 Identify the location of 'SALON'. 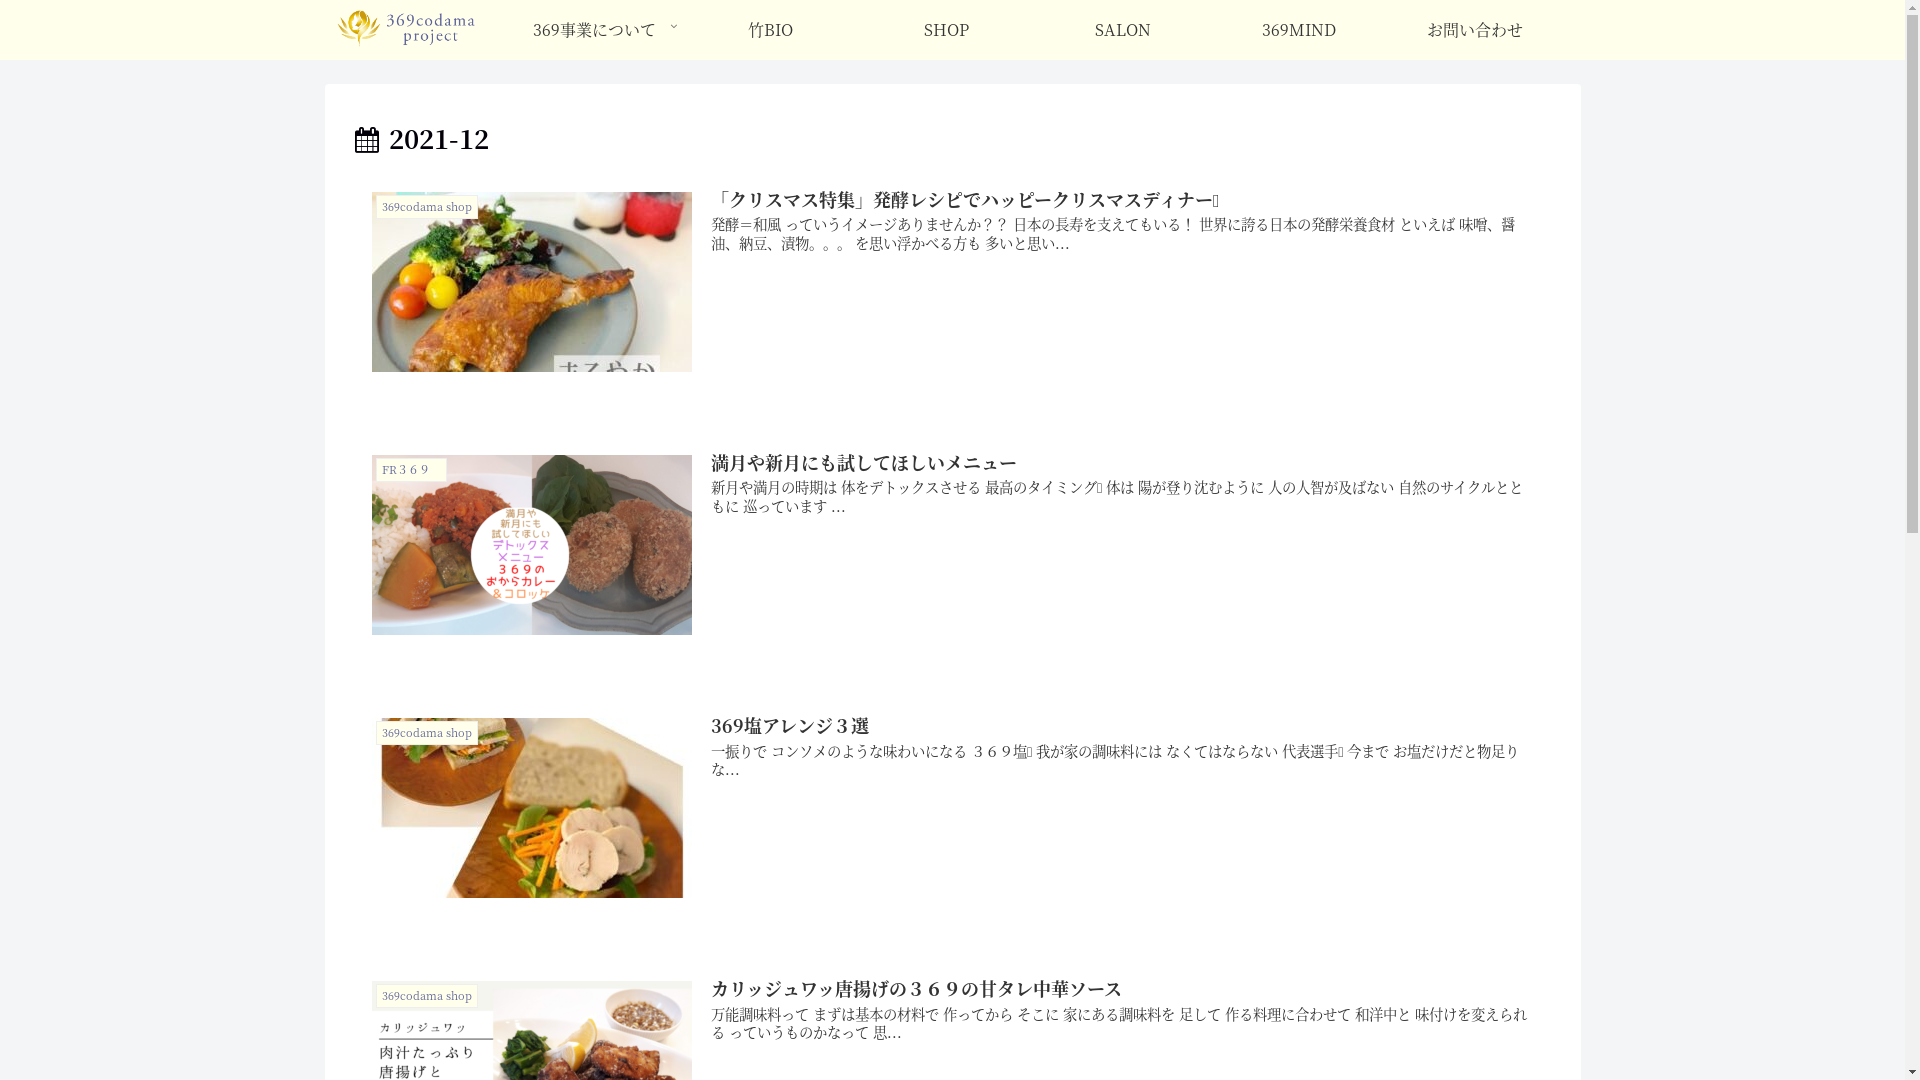
(1035, 30).